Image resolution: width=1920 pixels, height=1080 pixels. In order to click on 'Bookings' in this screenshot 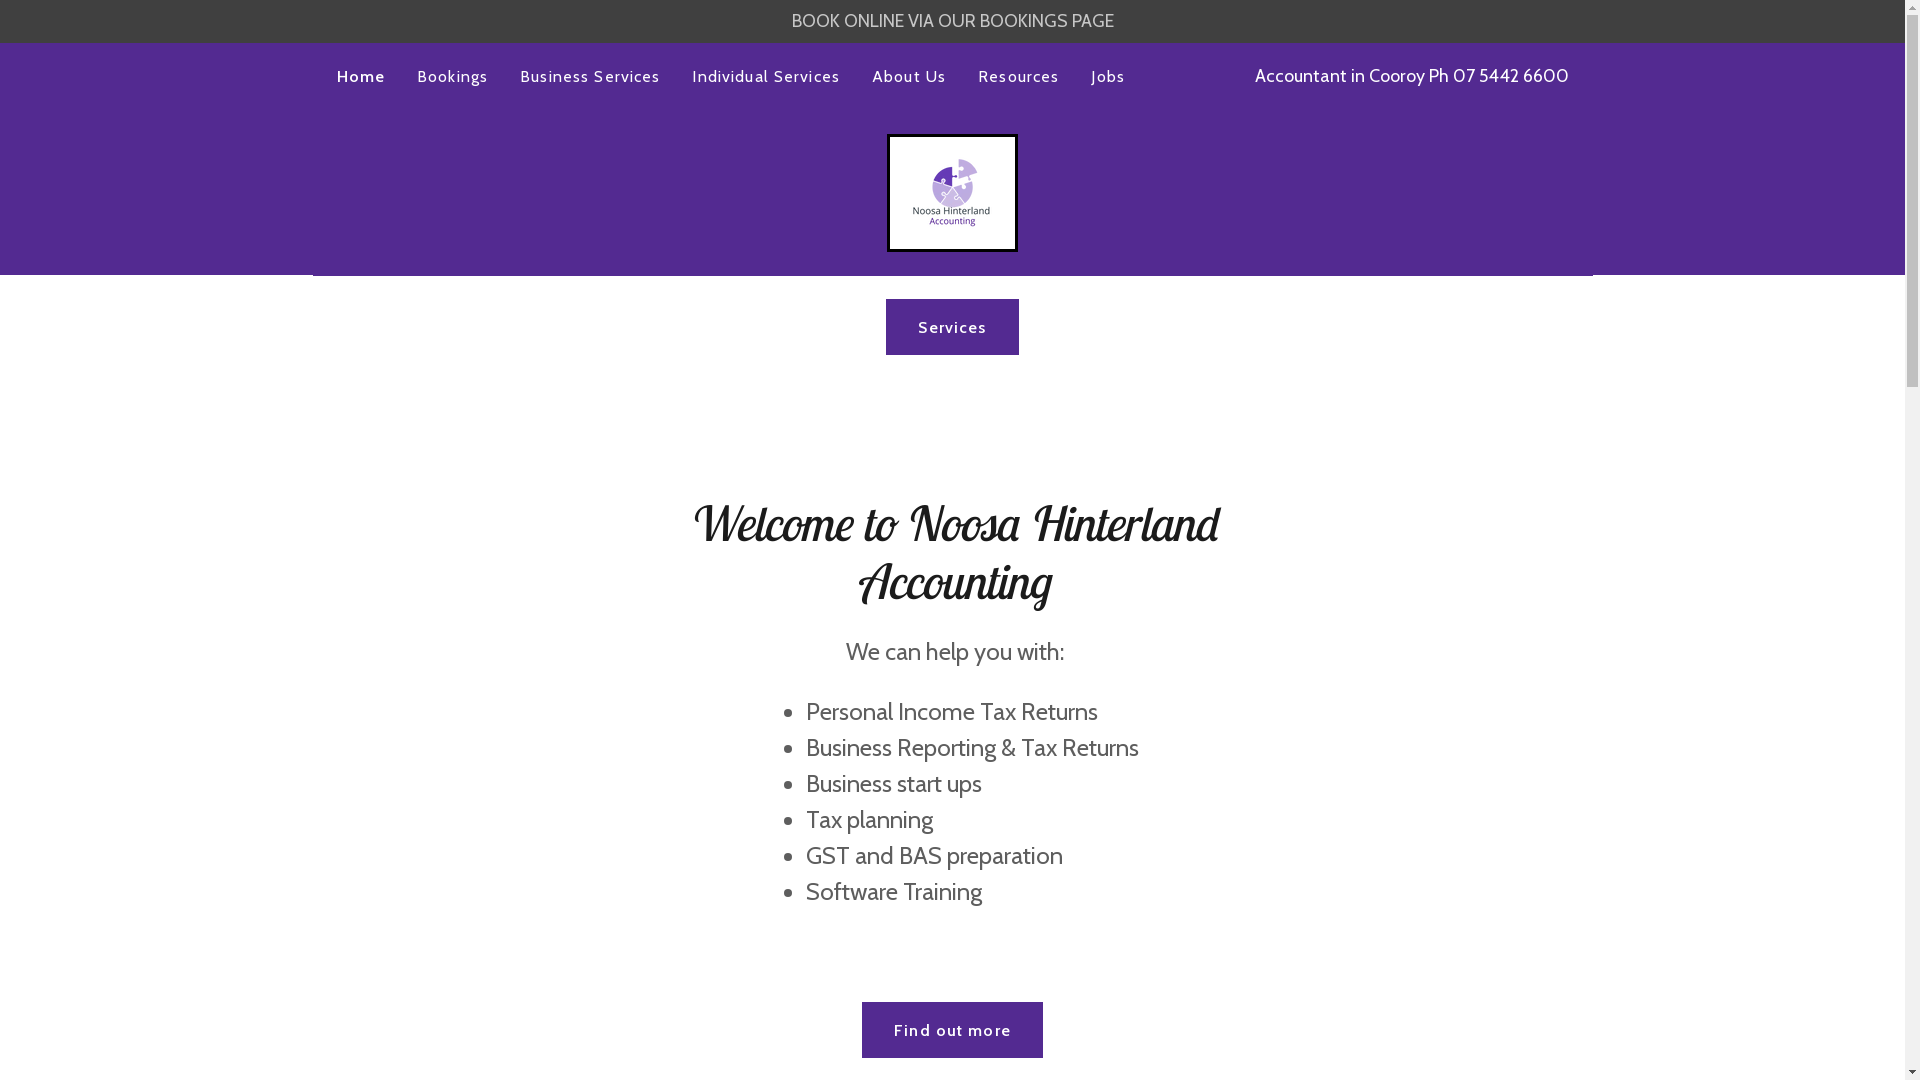, I will do `click(410, 75)`.